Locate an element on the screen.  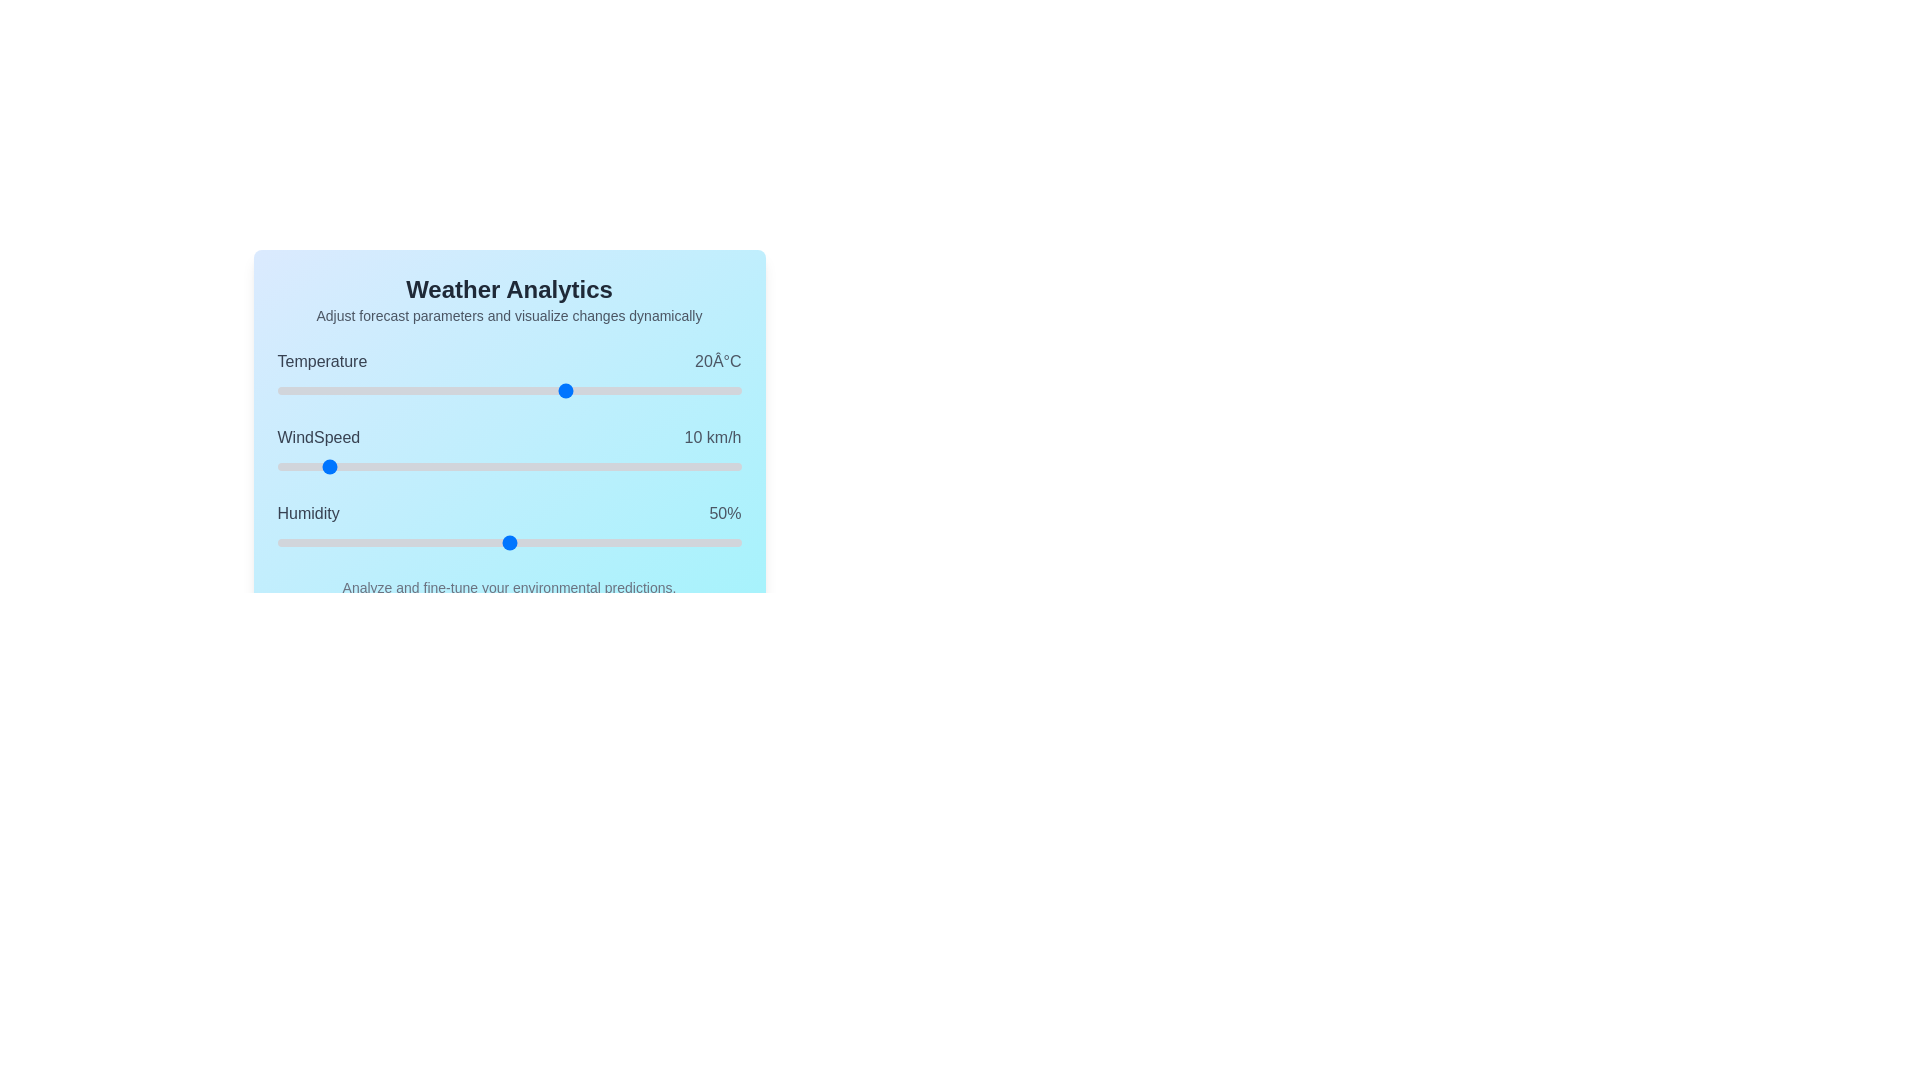
the Humidity slider to set its value to 56 is located at coordinates (537, 543).